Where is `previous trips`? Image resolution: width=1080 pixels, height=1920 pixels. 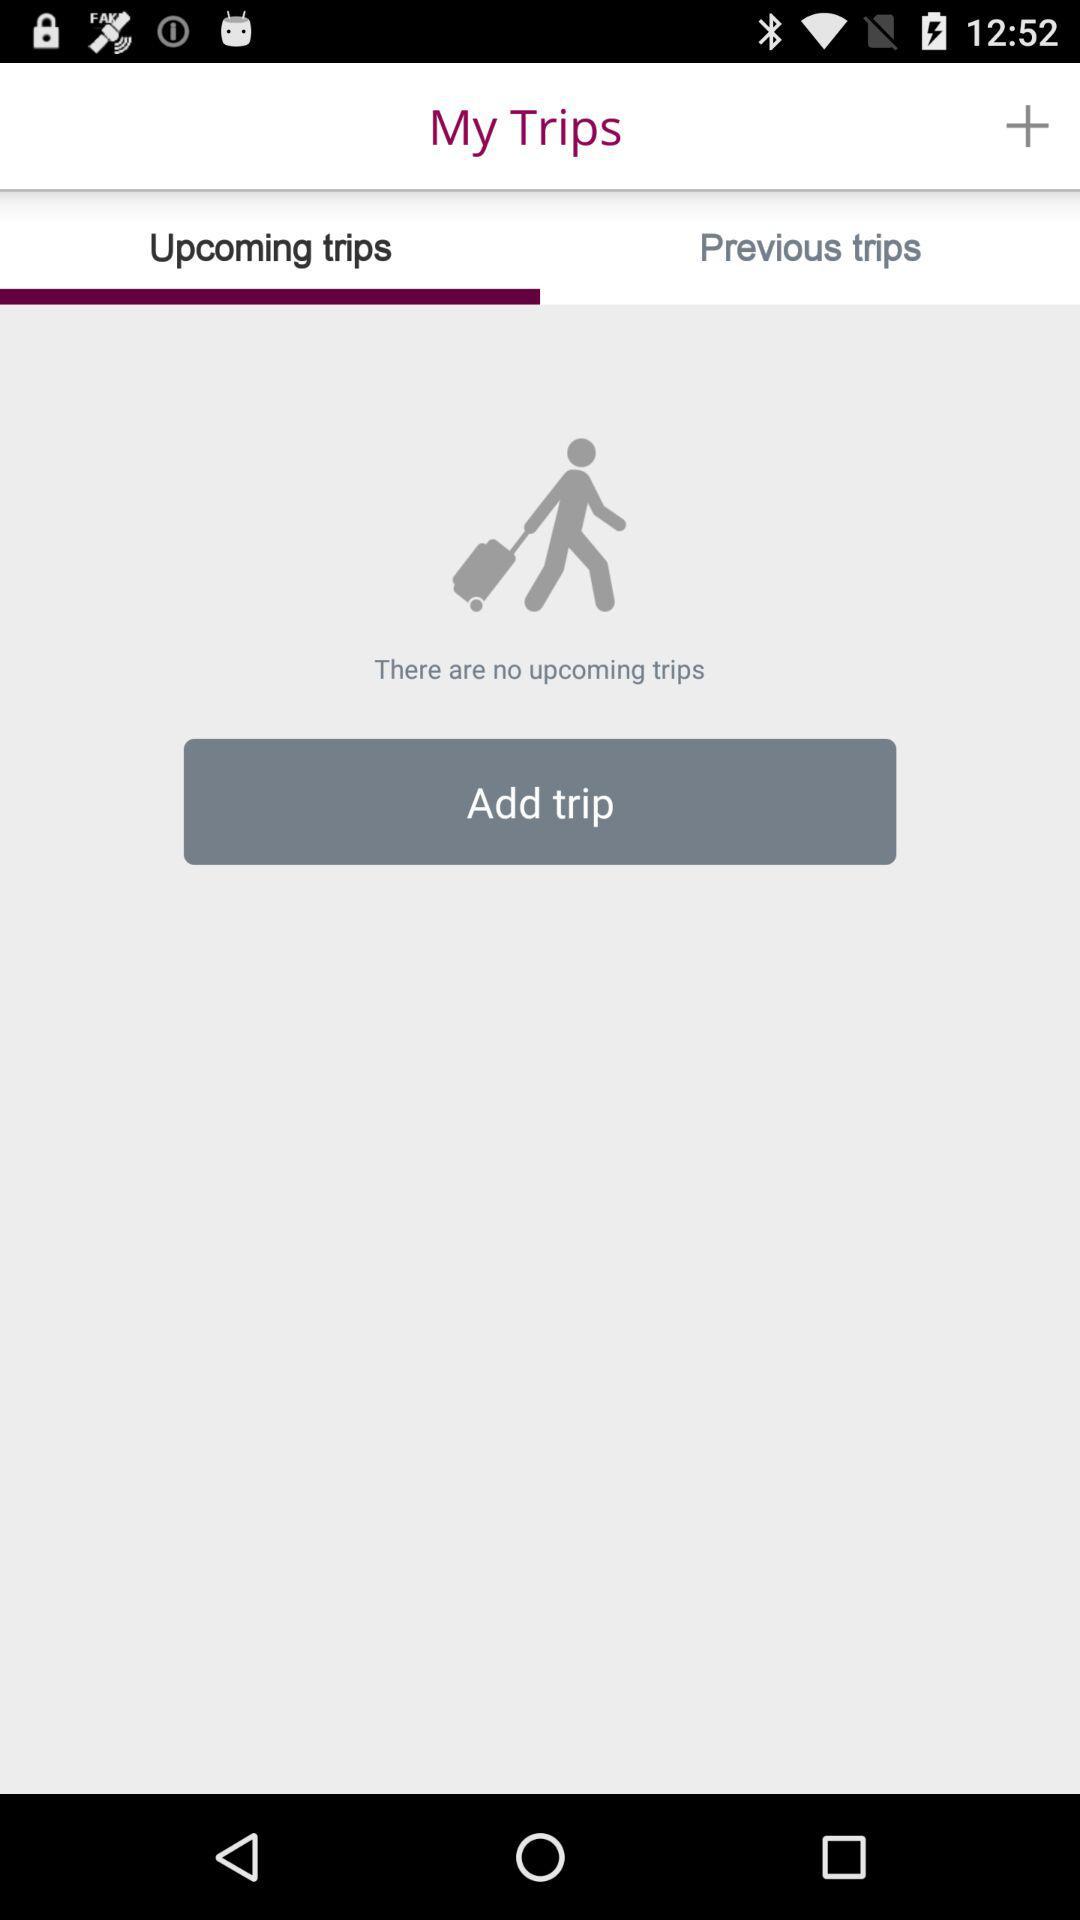
previous trips is located at coordinates (810, 247).